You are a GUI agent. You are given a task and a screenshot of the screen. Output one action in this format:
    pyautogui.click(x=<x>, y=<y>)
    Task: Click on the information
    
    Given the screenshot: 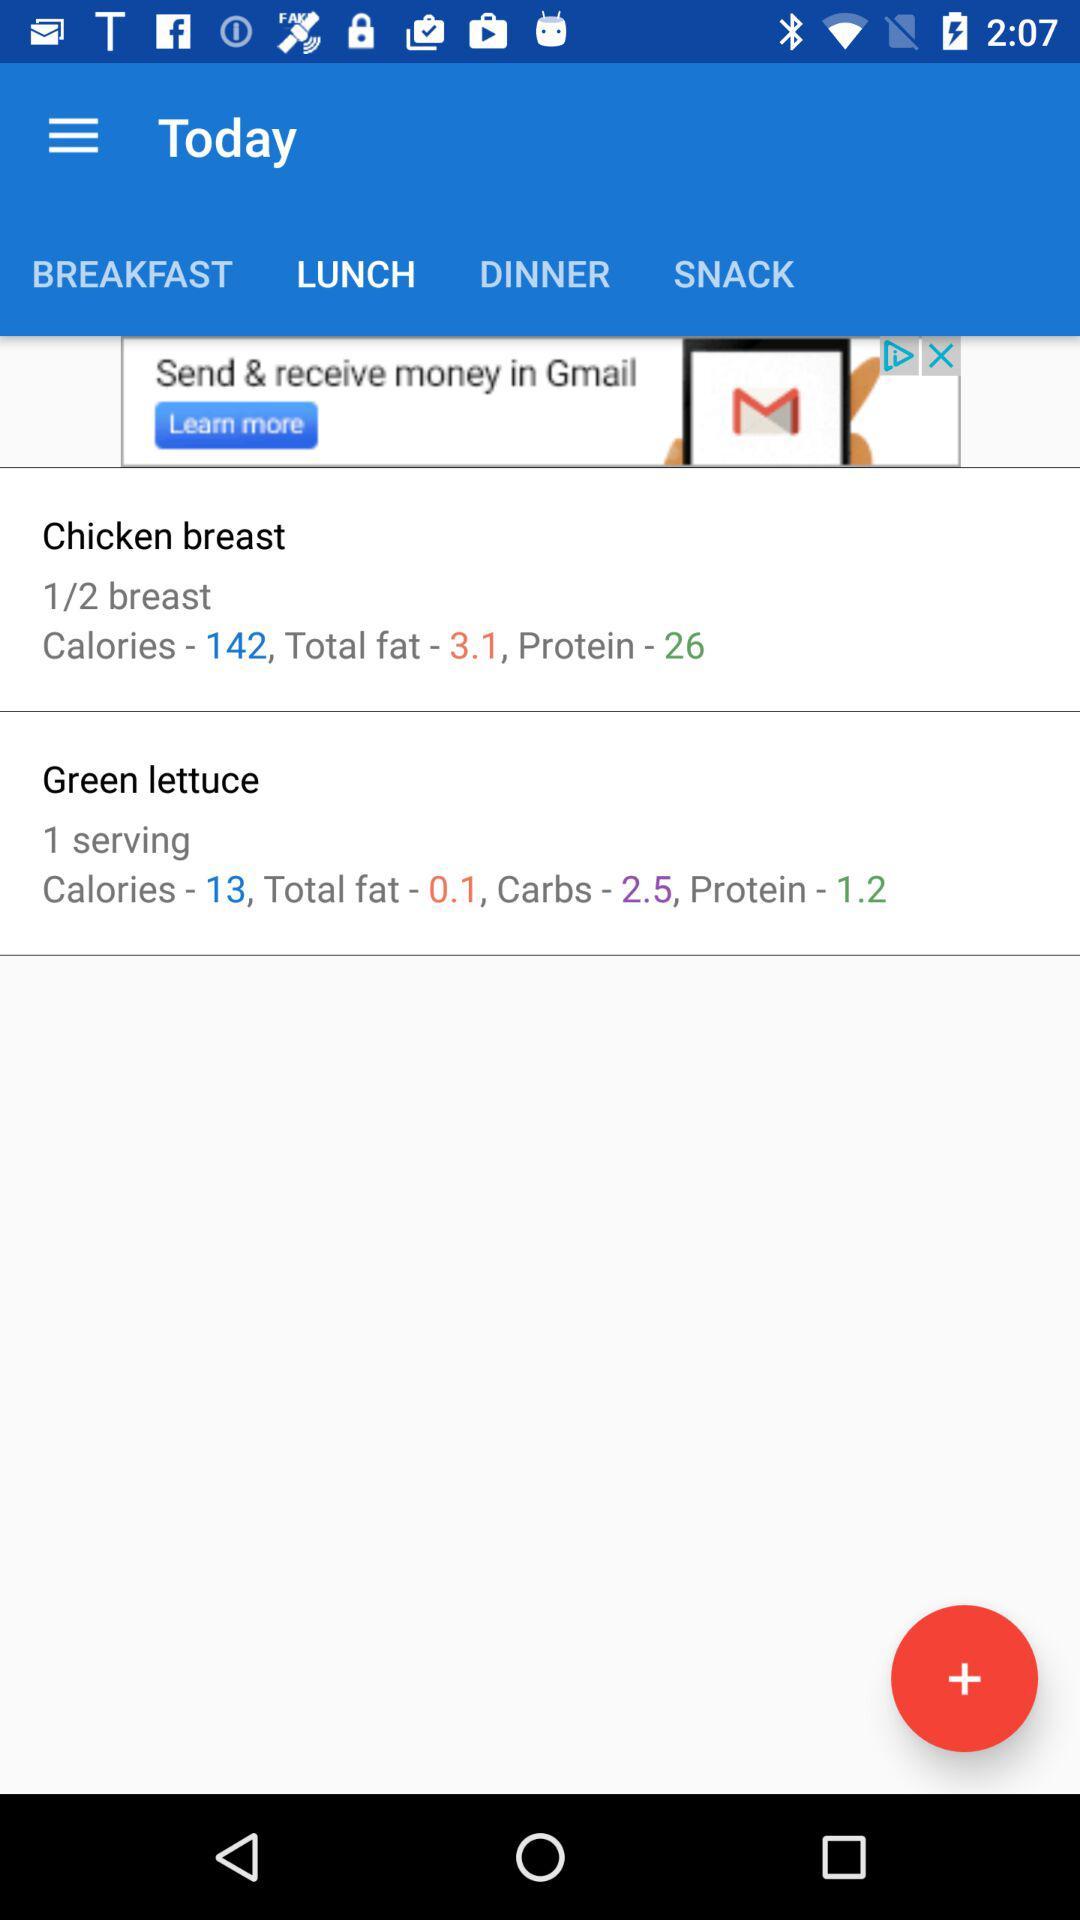 What is the action you would take?
    pyautogui.click(x=963, y=1678)
    